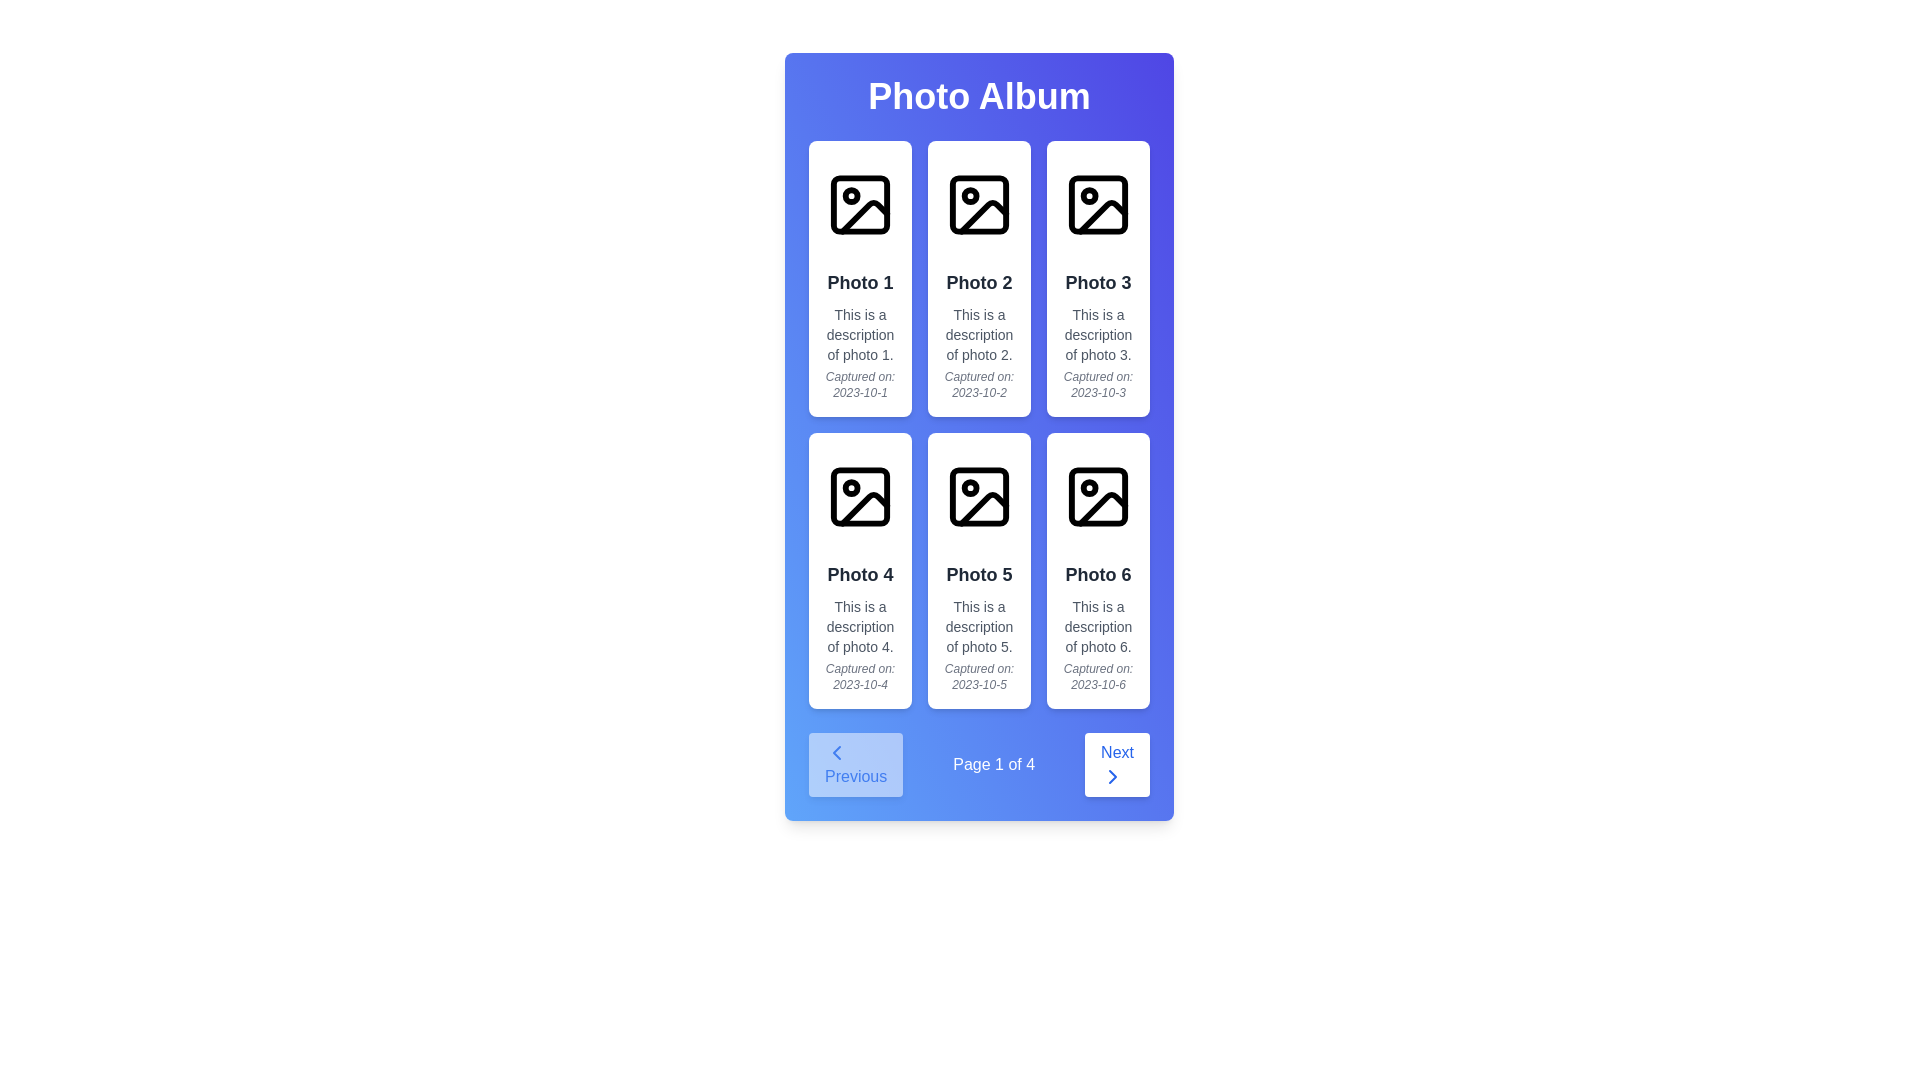 The image size is (1920, 1080). What do you see at coordinates (860, 496) in the screenshot?
I see `the image icon located at the top of the card titled 'Photo 4', which is positioned in the second row, first column of a grid of six cards` at bounding box center [860, 496].